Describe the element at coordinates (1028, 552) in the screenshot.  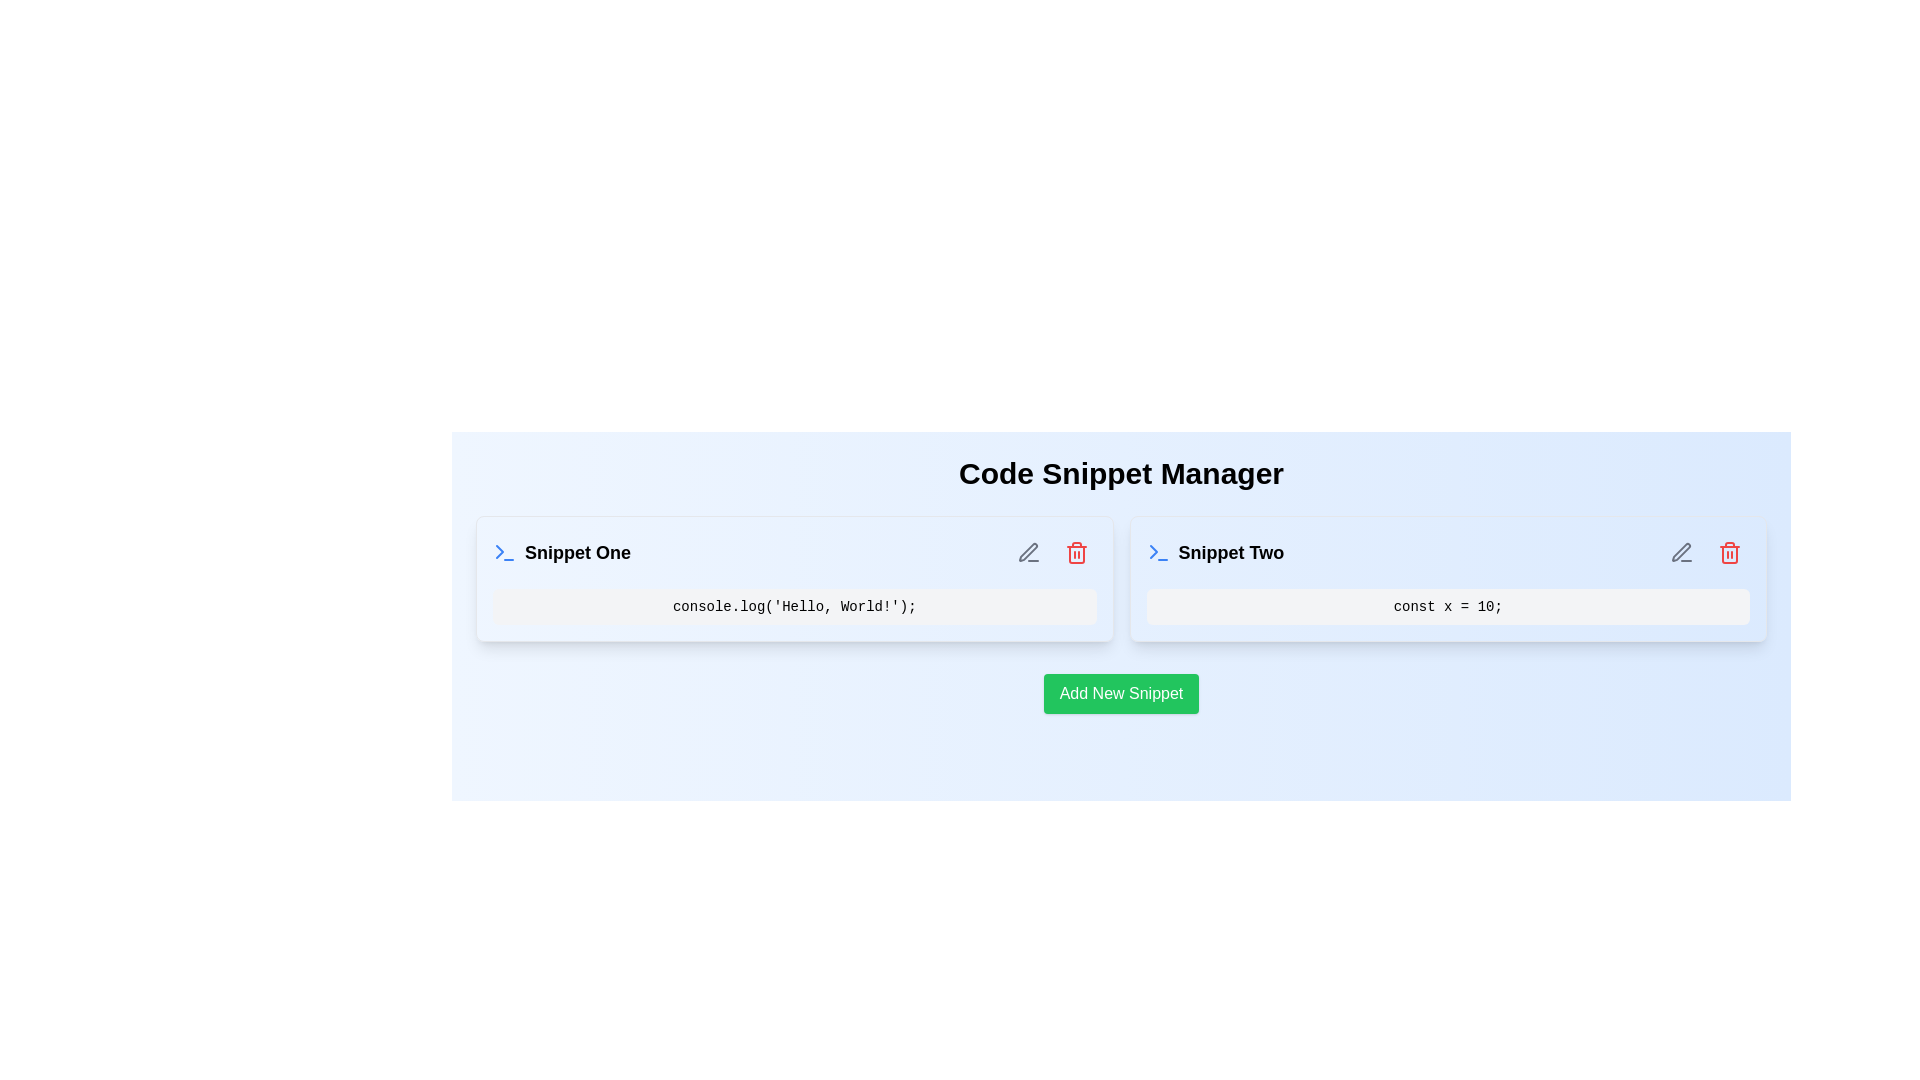
I see `the pencil icon button located in the toolbar at the top-right corner of the 'Snippet One' editable snippet card to initiate editing` at that location.